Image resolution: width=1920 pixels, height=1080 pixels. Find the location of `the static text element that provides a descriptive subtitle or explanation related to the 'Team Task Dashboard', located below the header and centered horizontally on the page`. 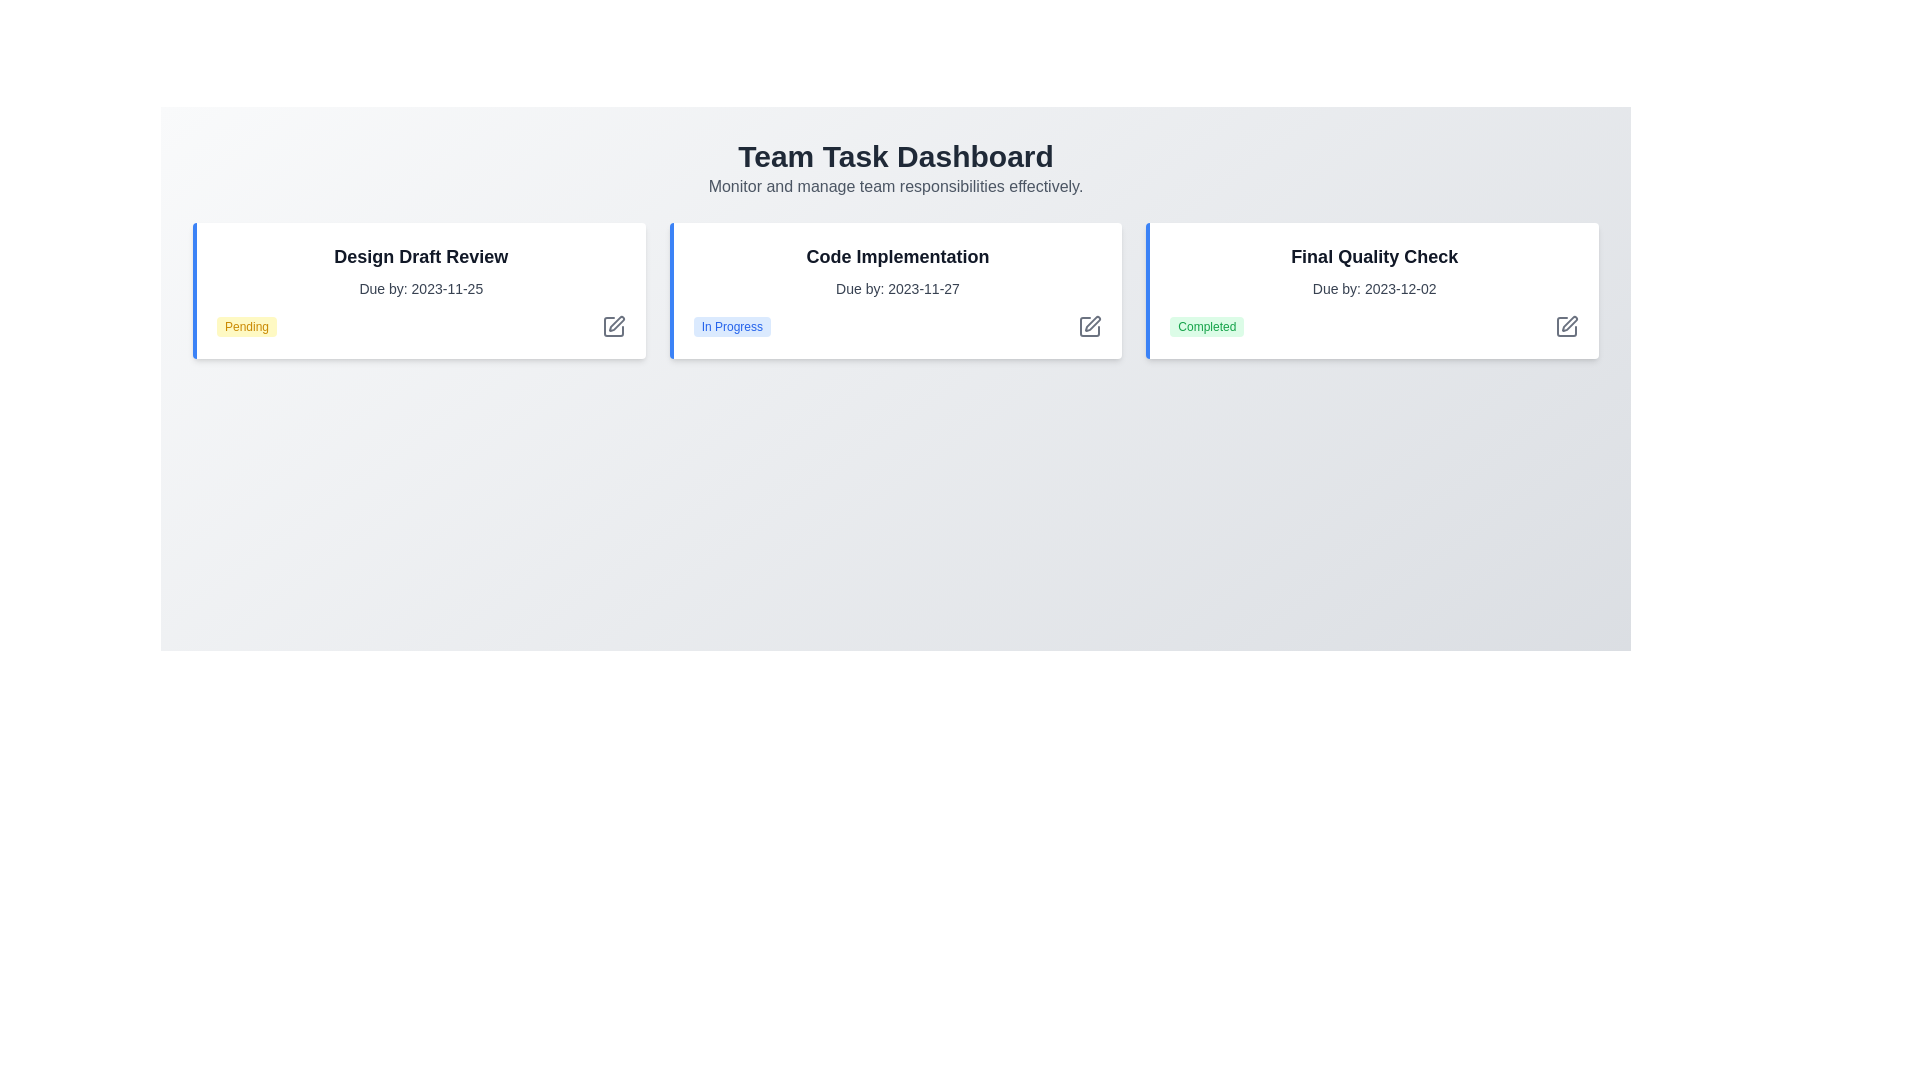

the static text element that provides a descriptive subtitle or explanation related to the 'Team Task Dashboard', located below the header and centered horizontally on the page is located at coordinates (895, 186).